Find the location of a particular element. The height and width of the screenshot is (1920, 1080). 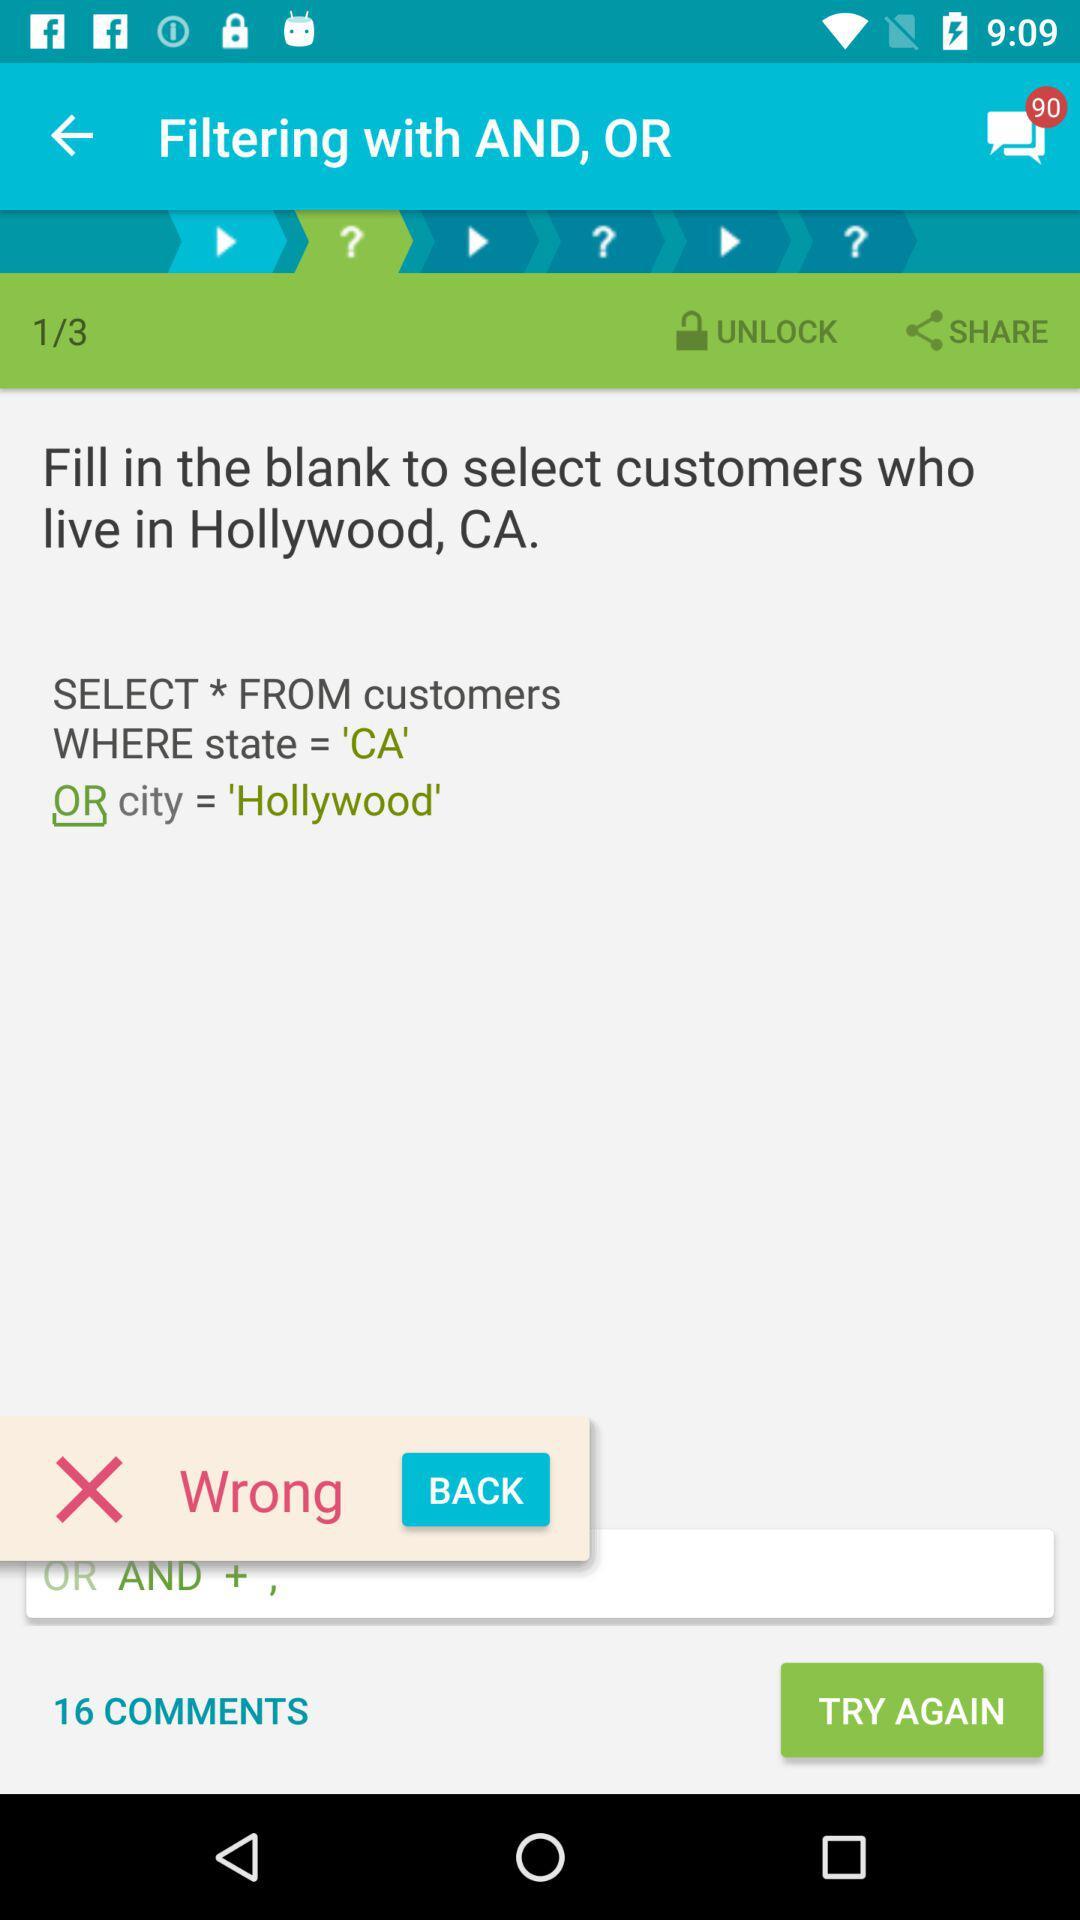

the 16 comments icon is located at coordinates (180, 1708).